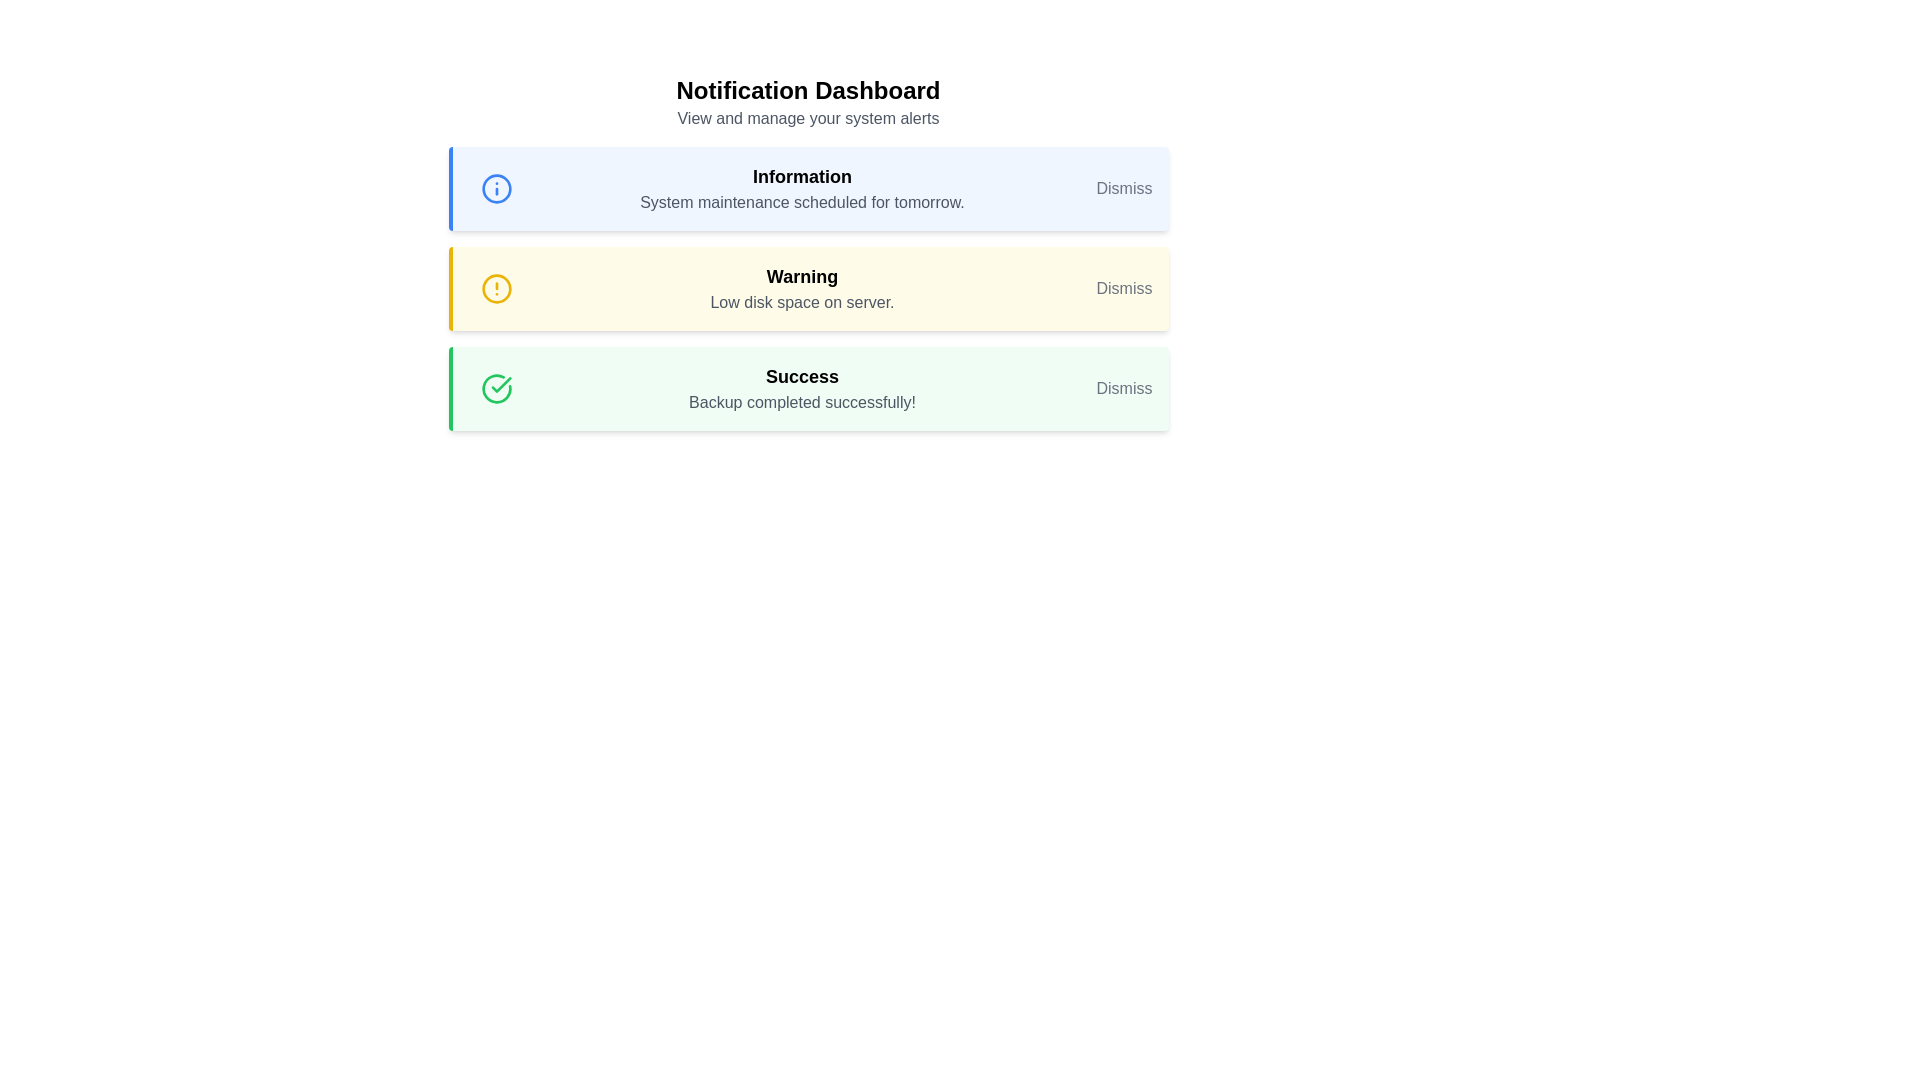  I want to click on the success icon that indicates the successful completion of an action, located to the left of the text 'Backup completed successfully!' in the notification dashboard, so click(496, 389).